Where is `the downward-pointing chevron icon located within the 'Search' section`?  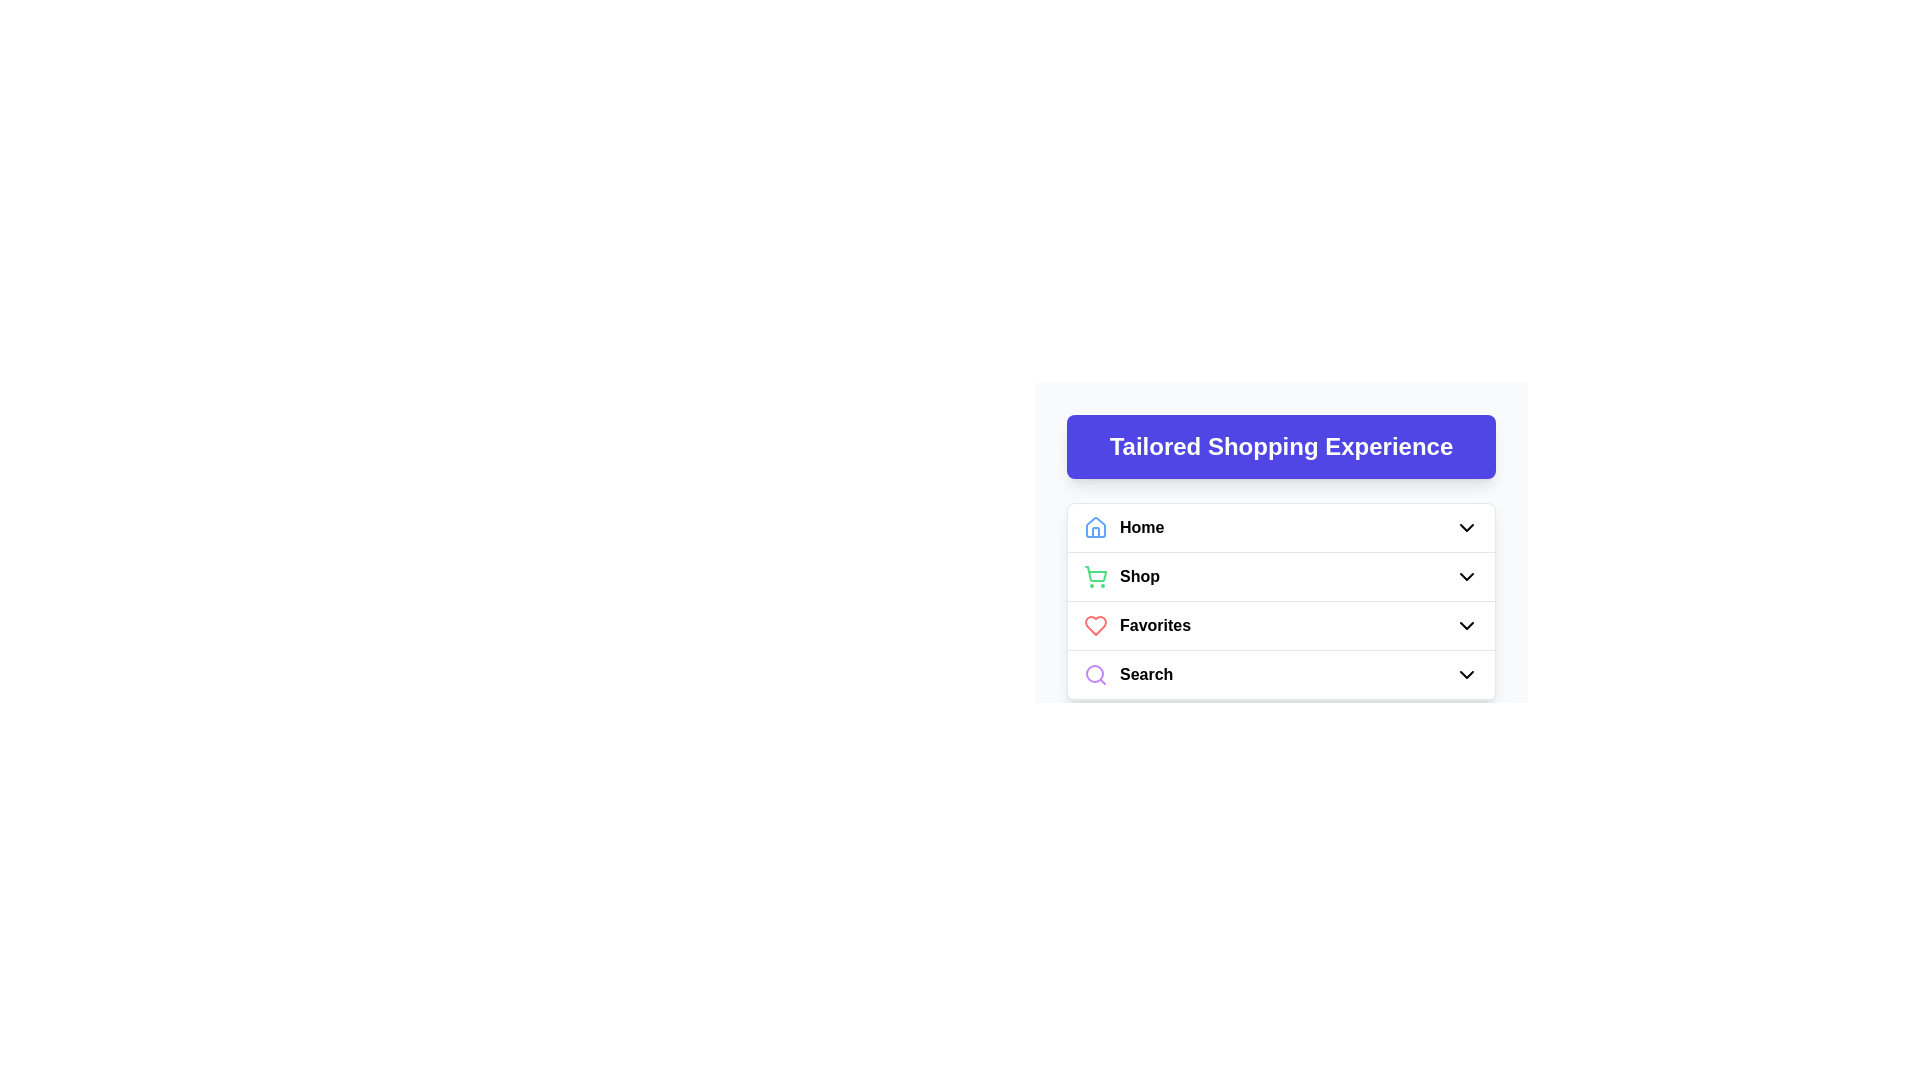 the downward-pointing chevron icon located within the 'Search' section is located at coordinates (1467, 675).